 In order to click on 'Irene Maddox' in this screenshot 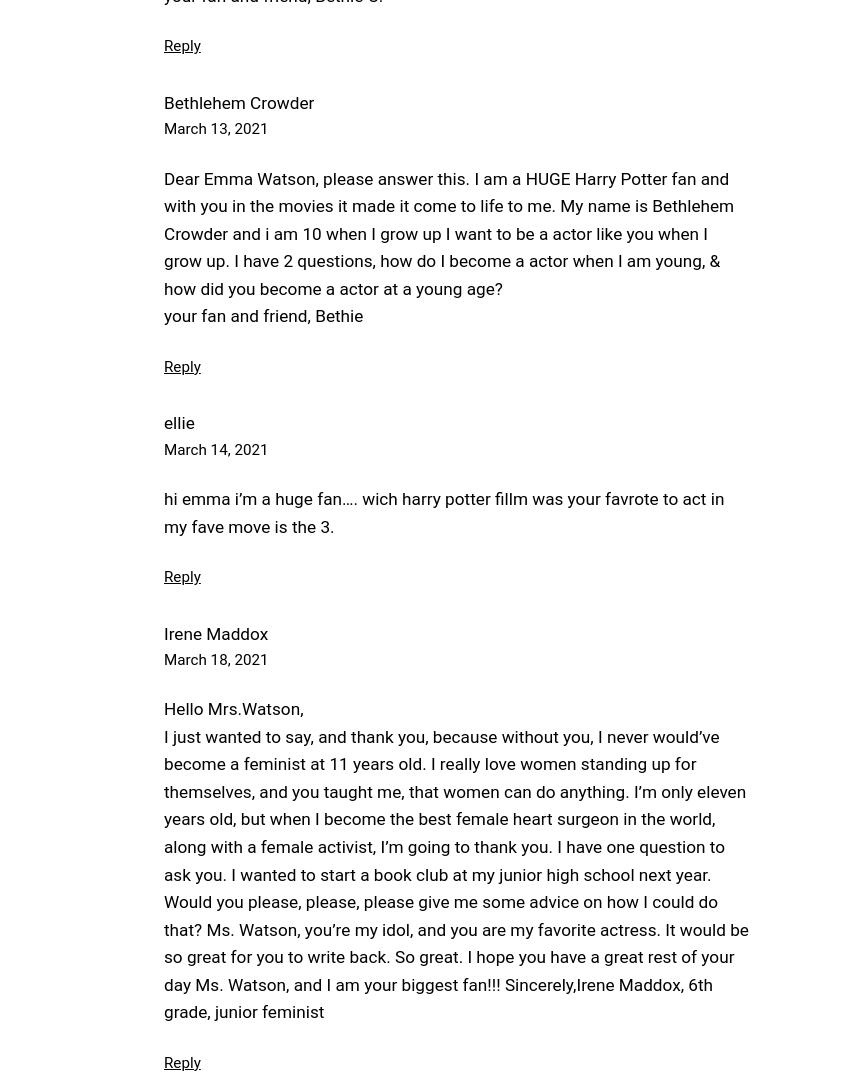, I will do `click(215, 633)`.